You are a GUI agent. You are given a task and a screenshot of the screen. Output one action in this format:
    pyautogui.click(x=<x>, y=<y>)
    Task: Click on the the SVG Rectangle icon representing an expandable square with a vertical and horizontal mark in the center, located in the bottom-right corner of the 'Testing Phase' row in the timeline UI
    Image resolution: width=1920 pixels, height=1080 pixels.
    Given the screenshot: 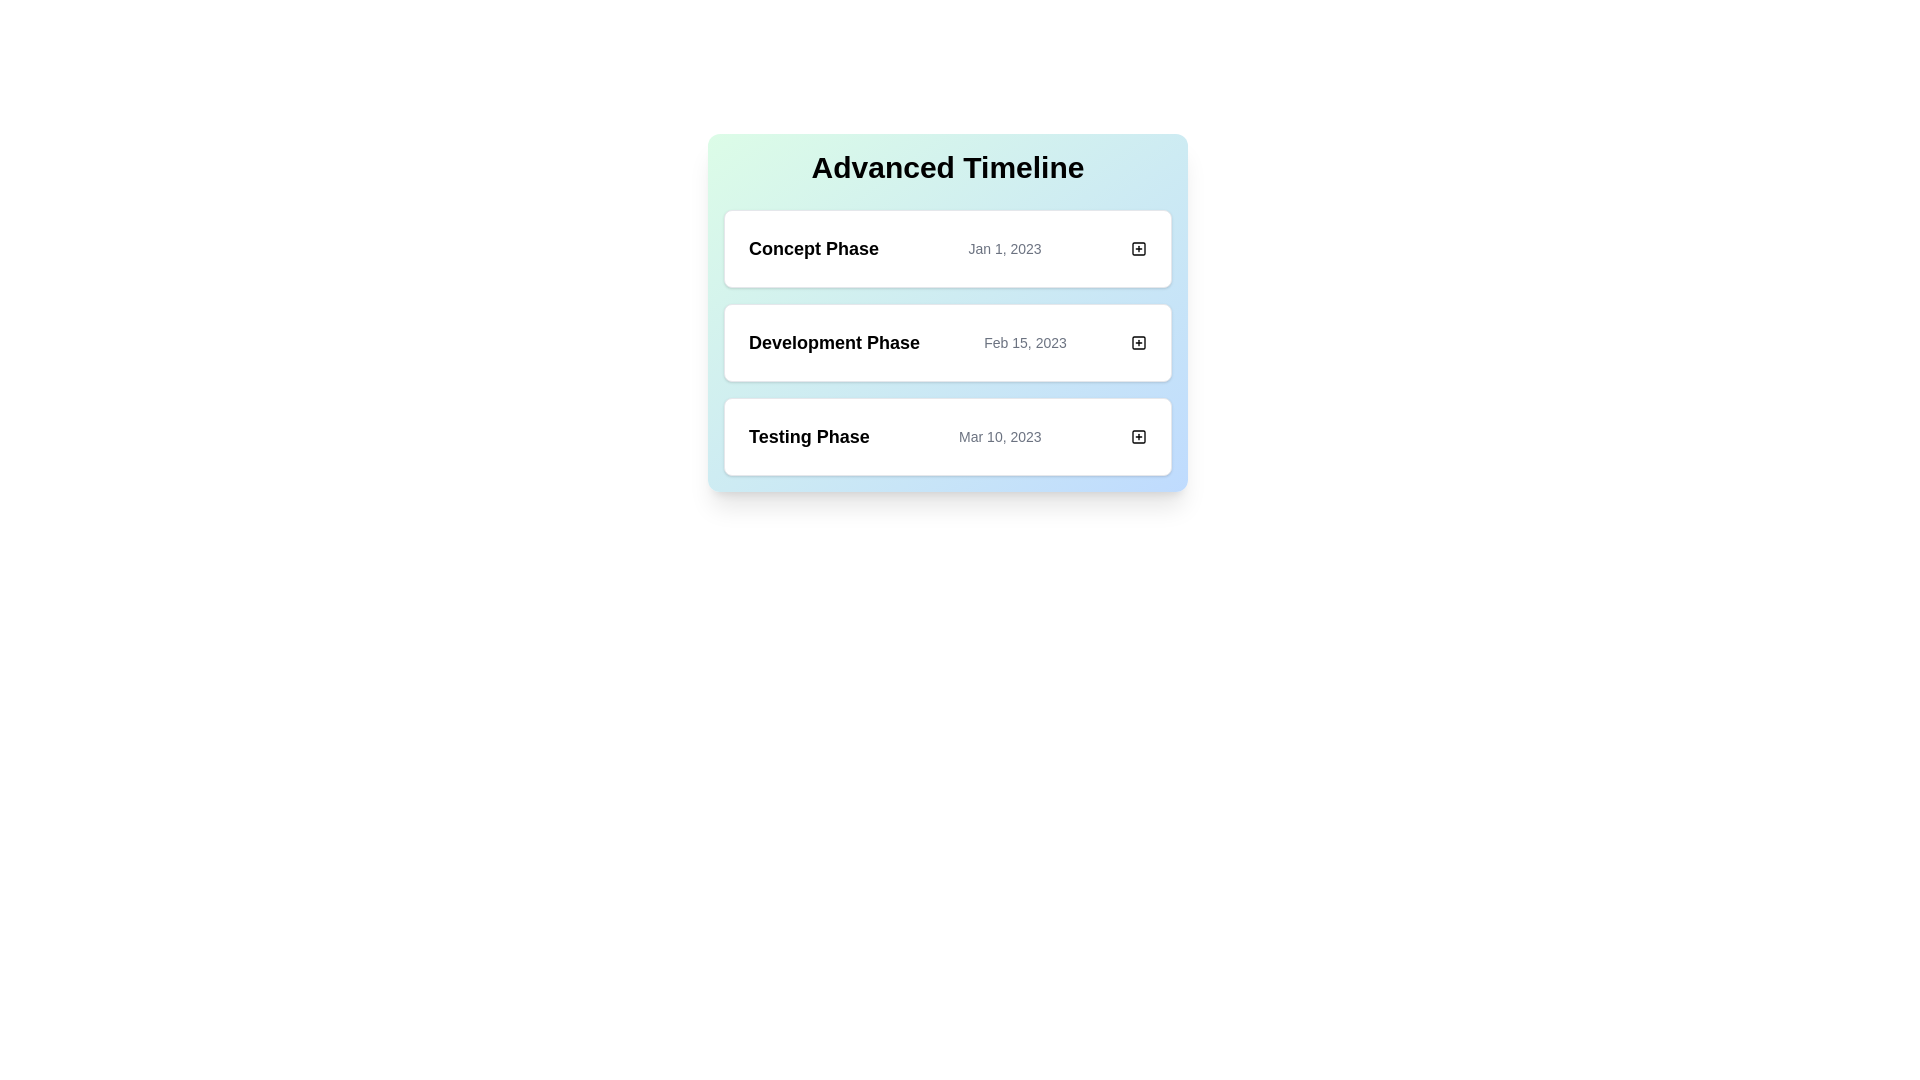 What is the action you would take?
    pyautogui.click(x=1138, y=435)
    